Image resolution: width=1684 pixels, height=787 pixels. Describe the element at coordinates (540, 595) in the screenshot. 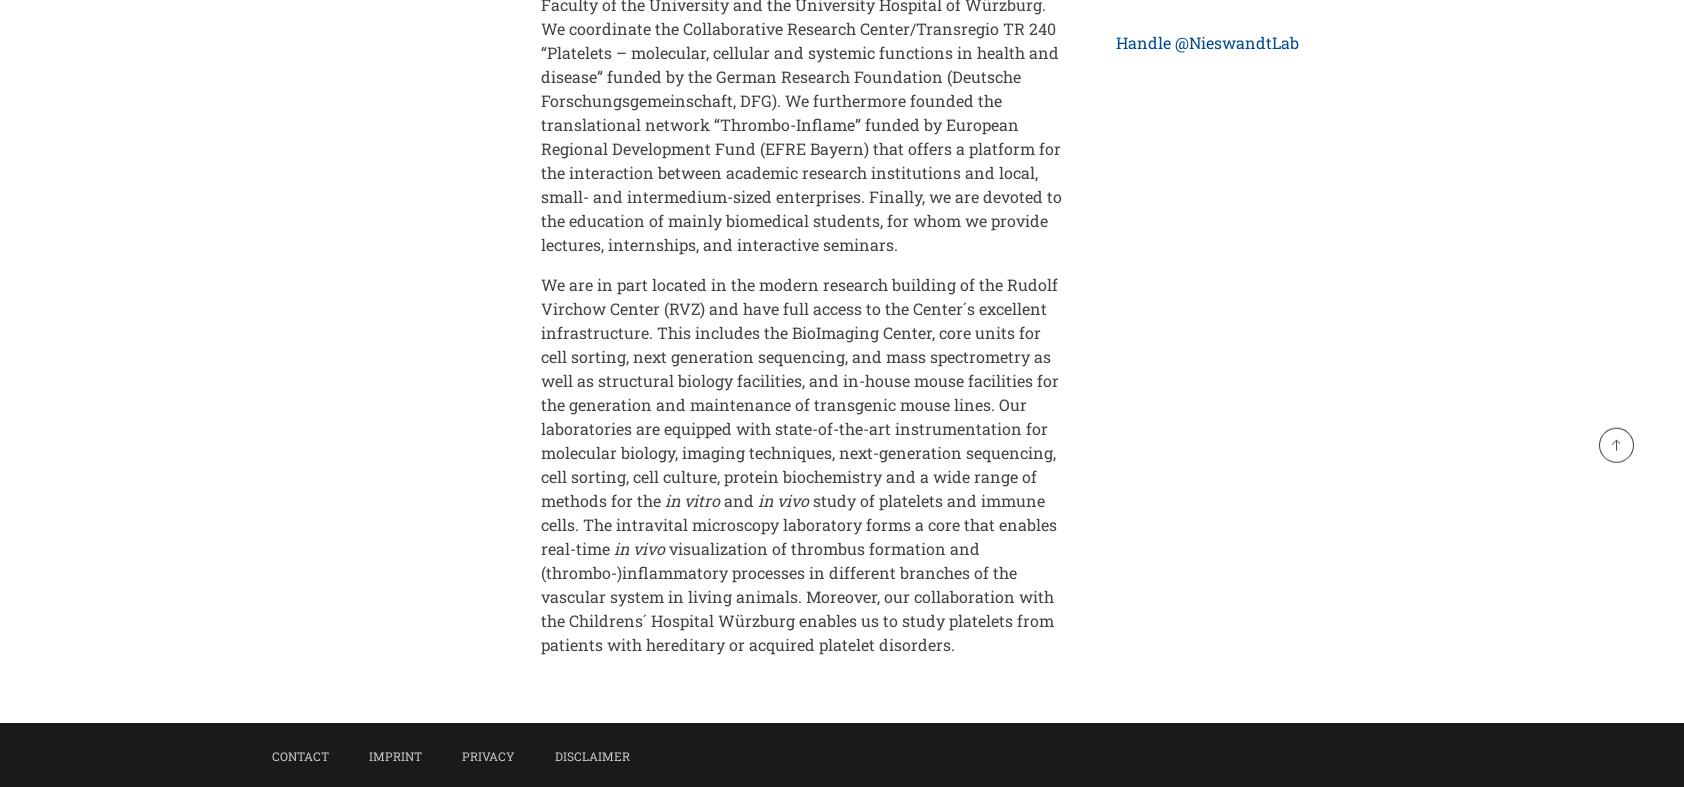

I see `'visualization of thrombus formation and (thrombo-)inflammatory processes in different branches of the vascular system in living animals. Moreover, our collaboration with the Childrens´ Hospital Würzburg enables us to study platelets from patients with hereditary or acquired platelet disorders.'` at that location.